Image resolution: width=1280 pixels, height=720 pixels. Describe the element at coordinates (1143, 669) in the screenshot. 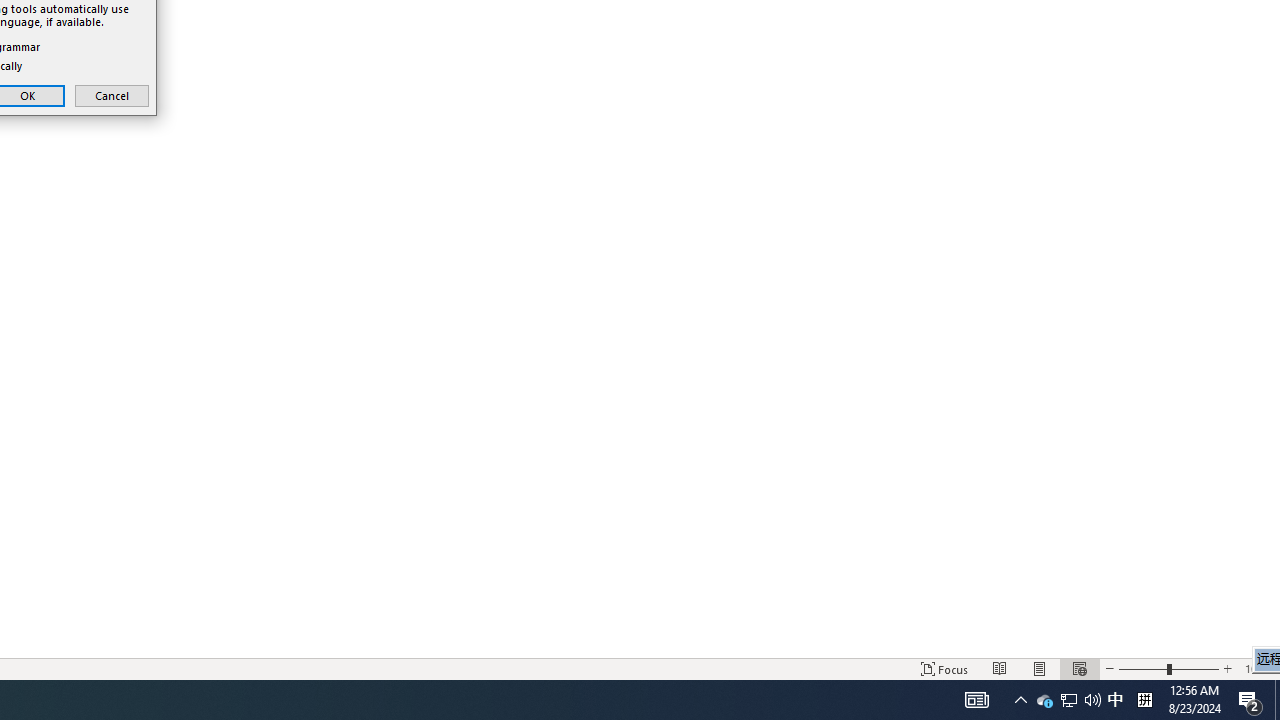

I see `'Tray Input Indicator - Chinese (Simplified, China)'` at that location.